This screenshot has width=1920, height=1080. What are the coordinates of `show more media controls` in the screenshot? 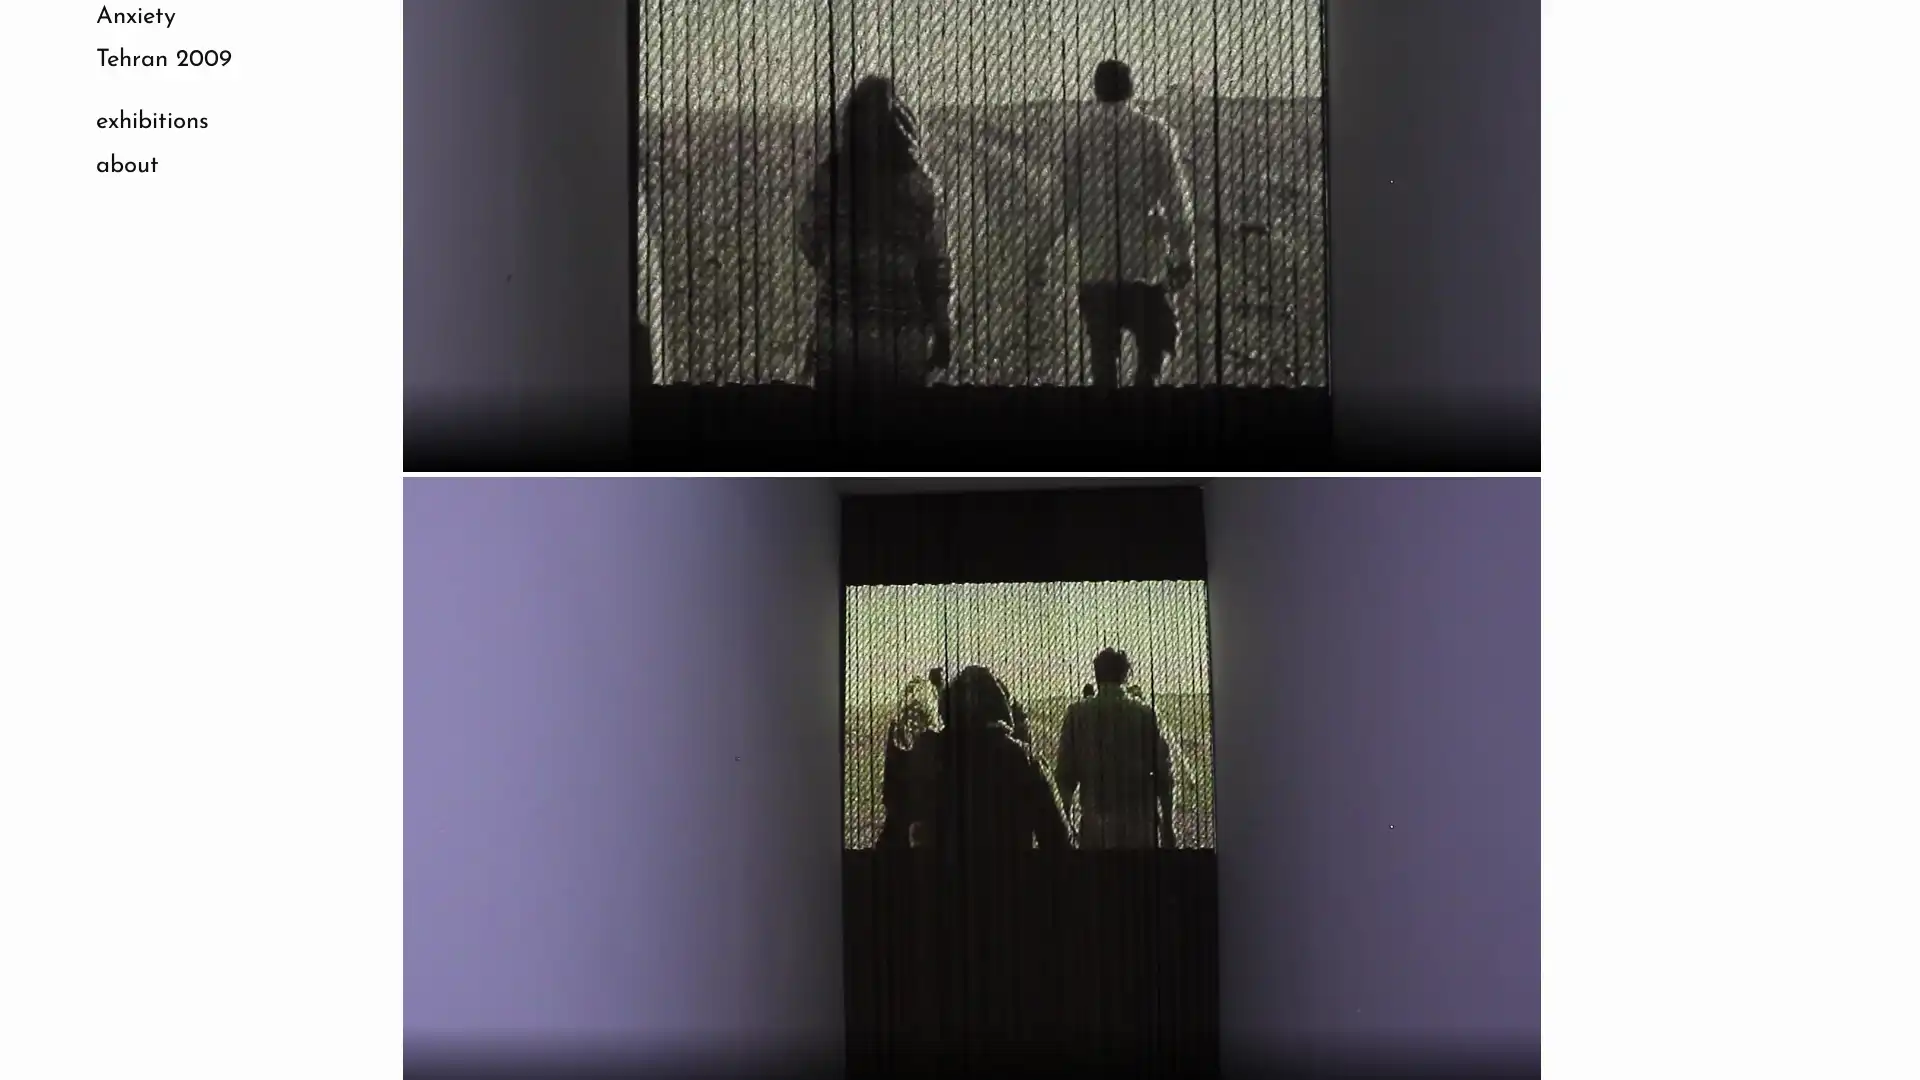 It's located at (1516, 422).